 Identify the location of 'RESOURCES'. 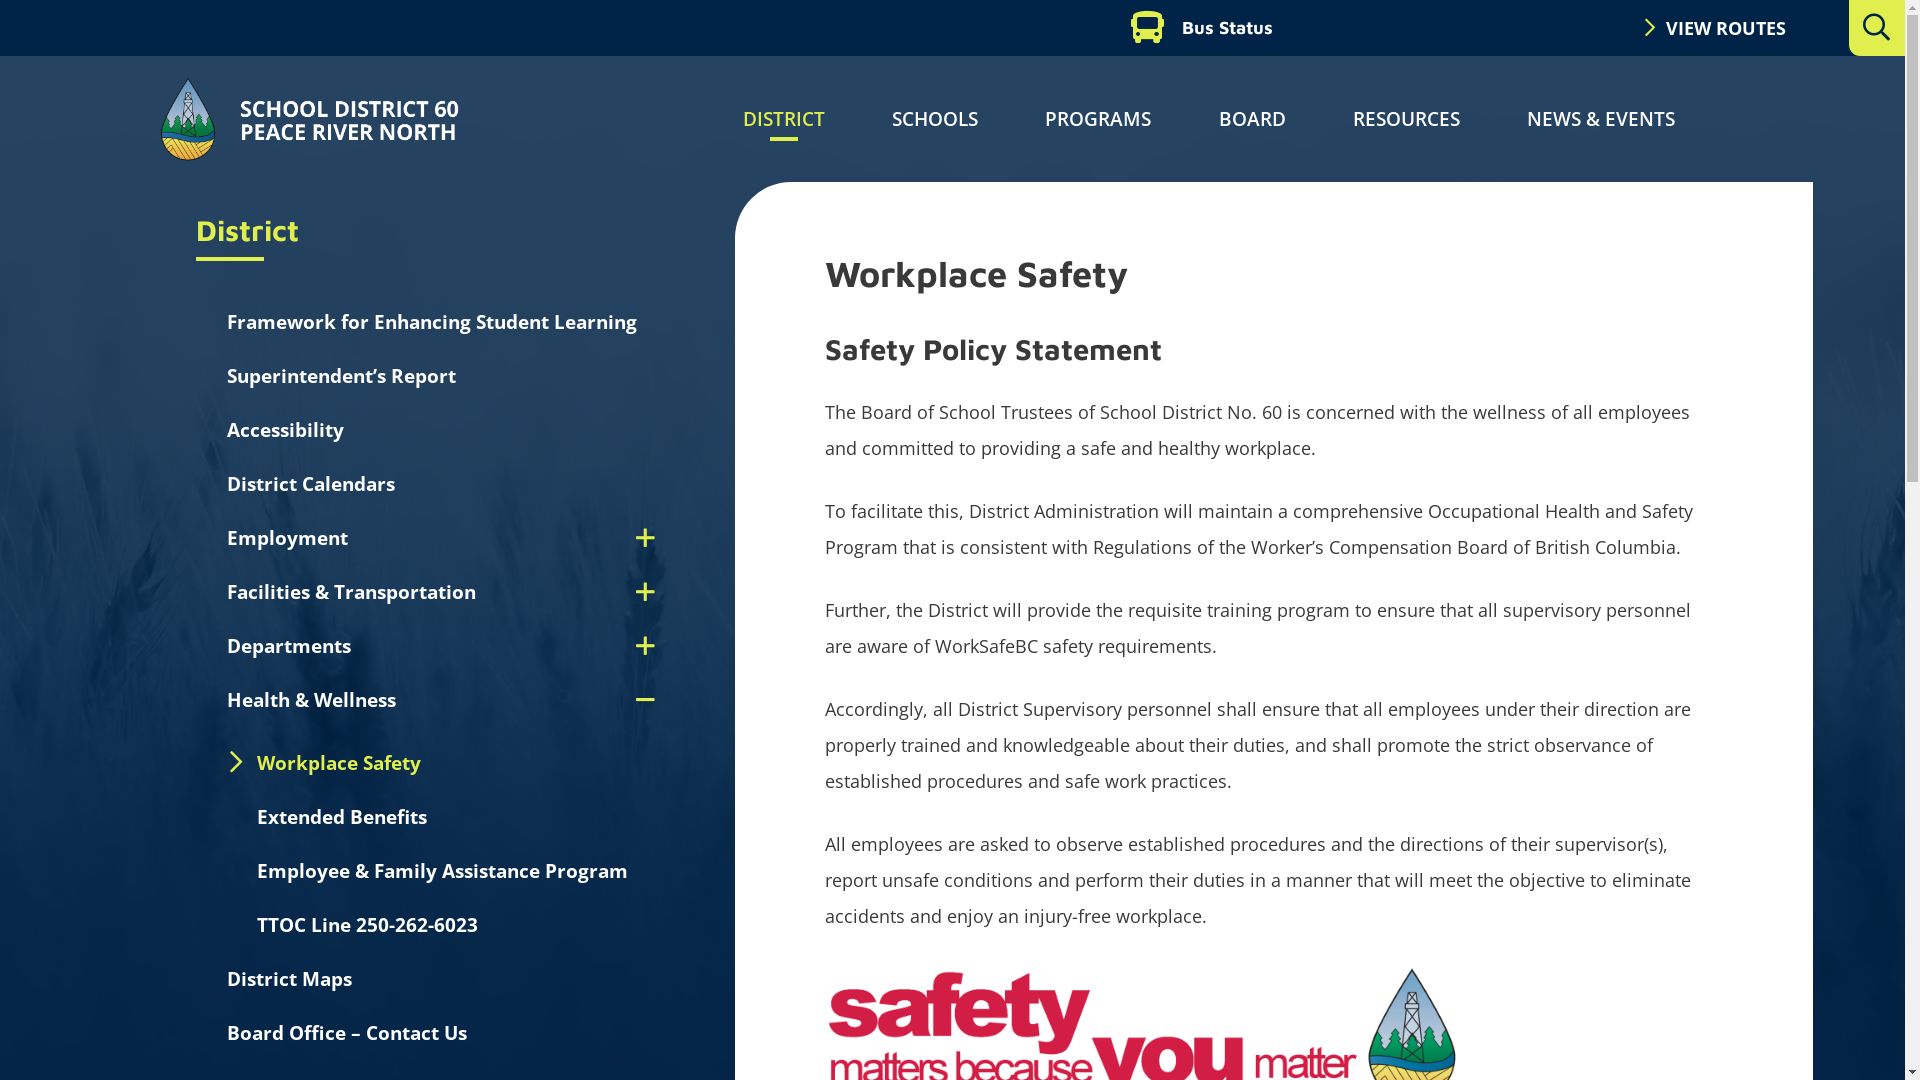
(1405, 119).